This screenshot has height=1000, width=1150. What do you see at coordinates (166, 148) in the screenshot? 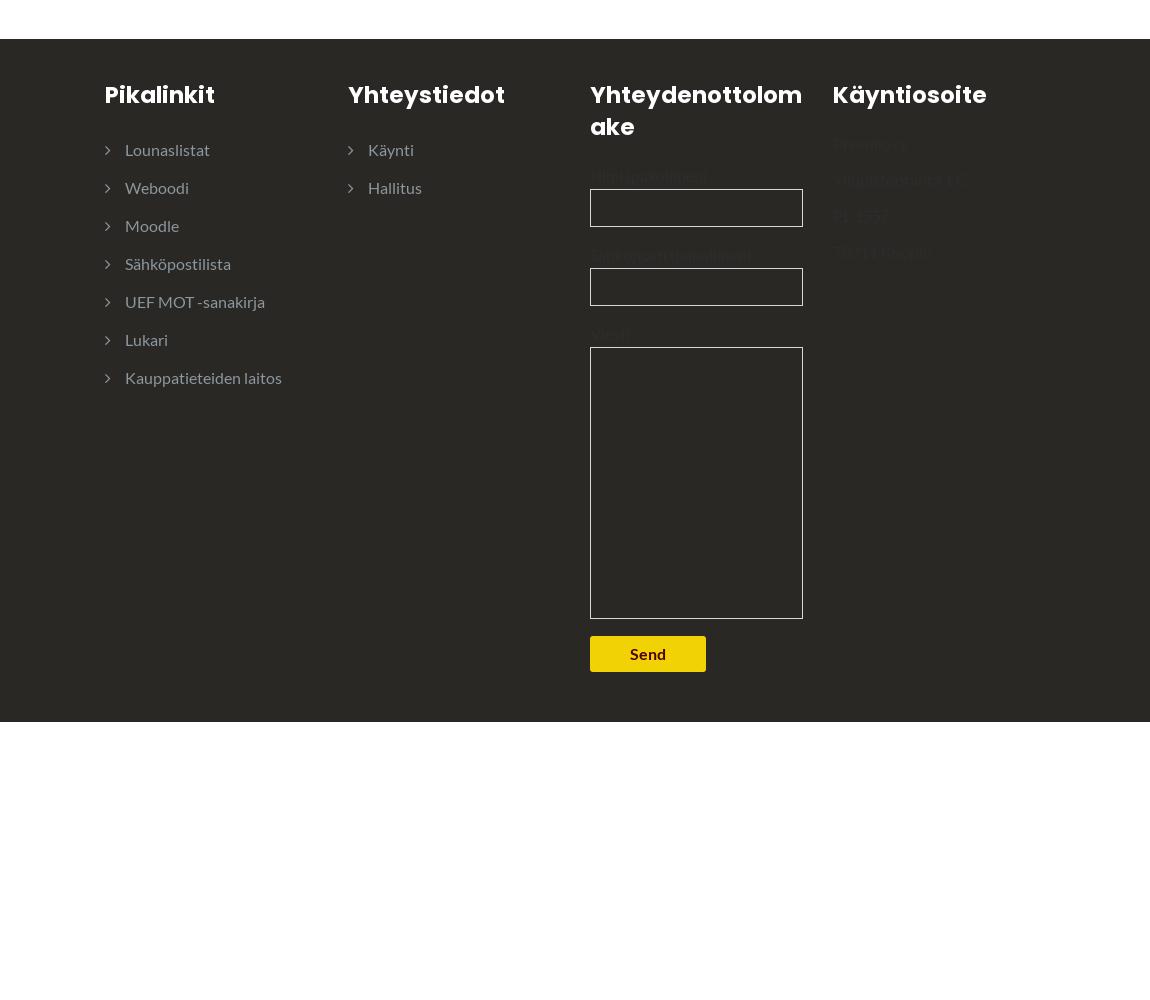
I see `'Lounaslistat'` at bounding box center [166, 148].